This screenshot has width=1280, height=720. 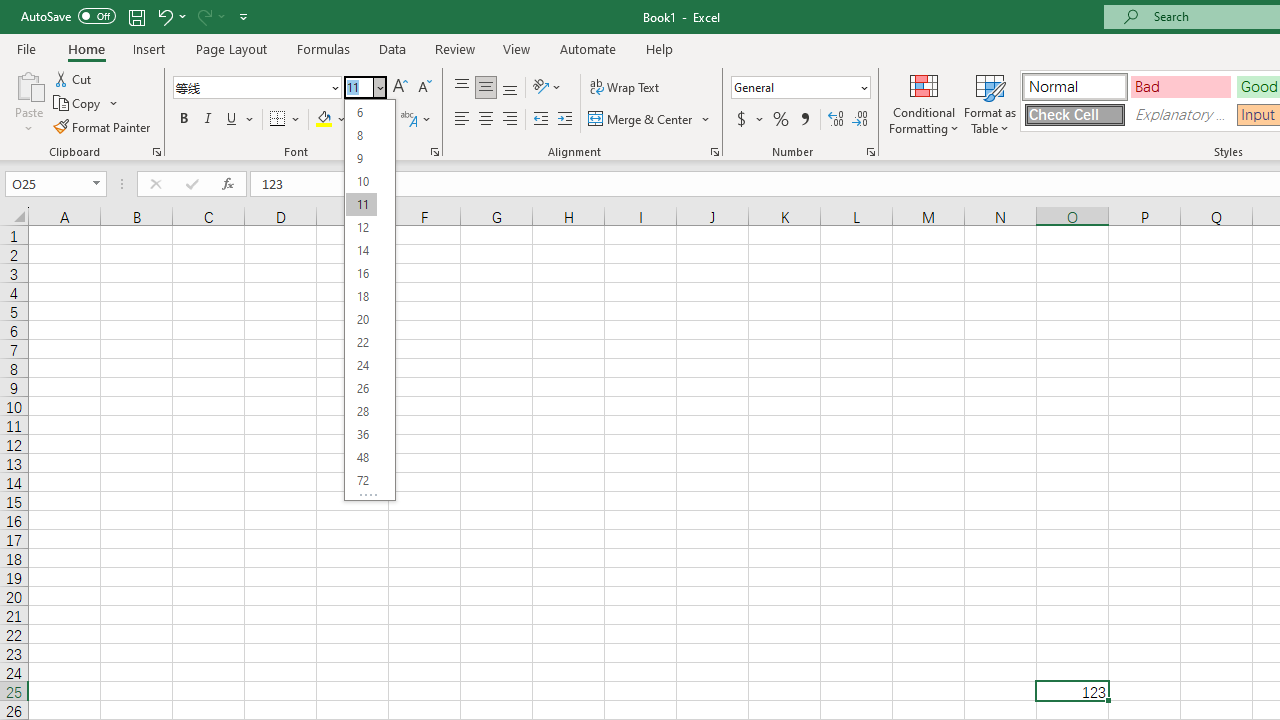 What do you see at coordinates (361, 226) in the screenshot?
I see `'12'` at bounding box center [361, 226].